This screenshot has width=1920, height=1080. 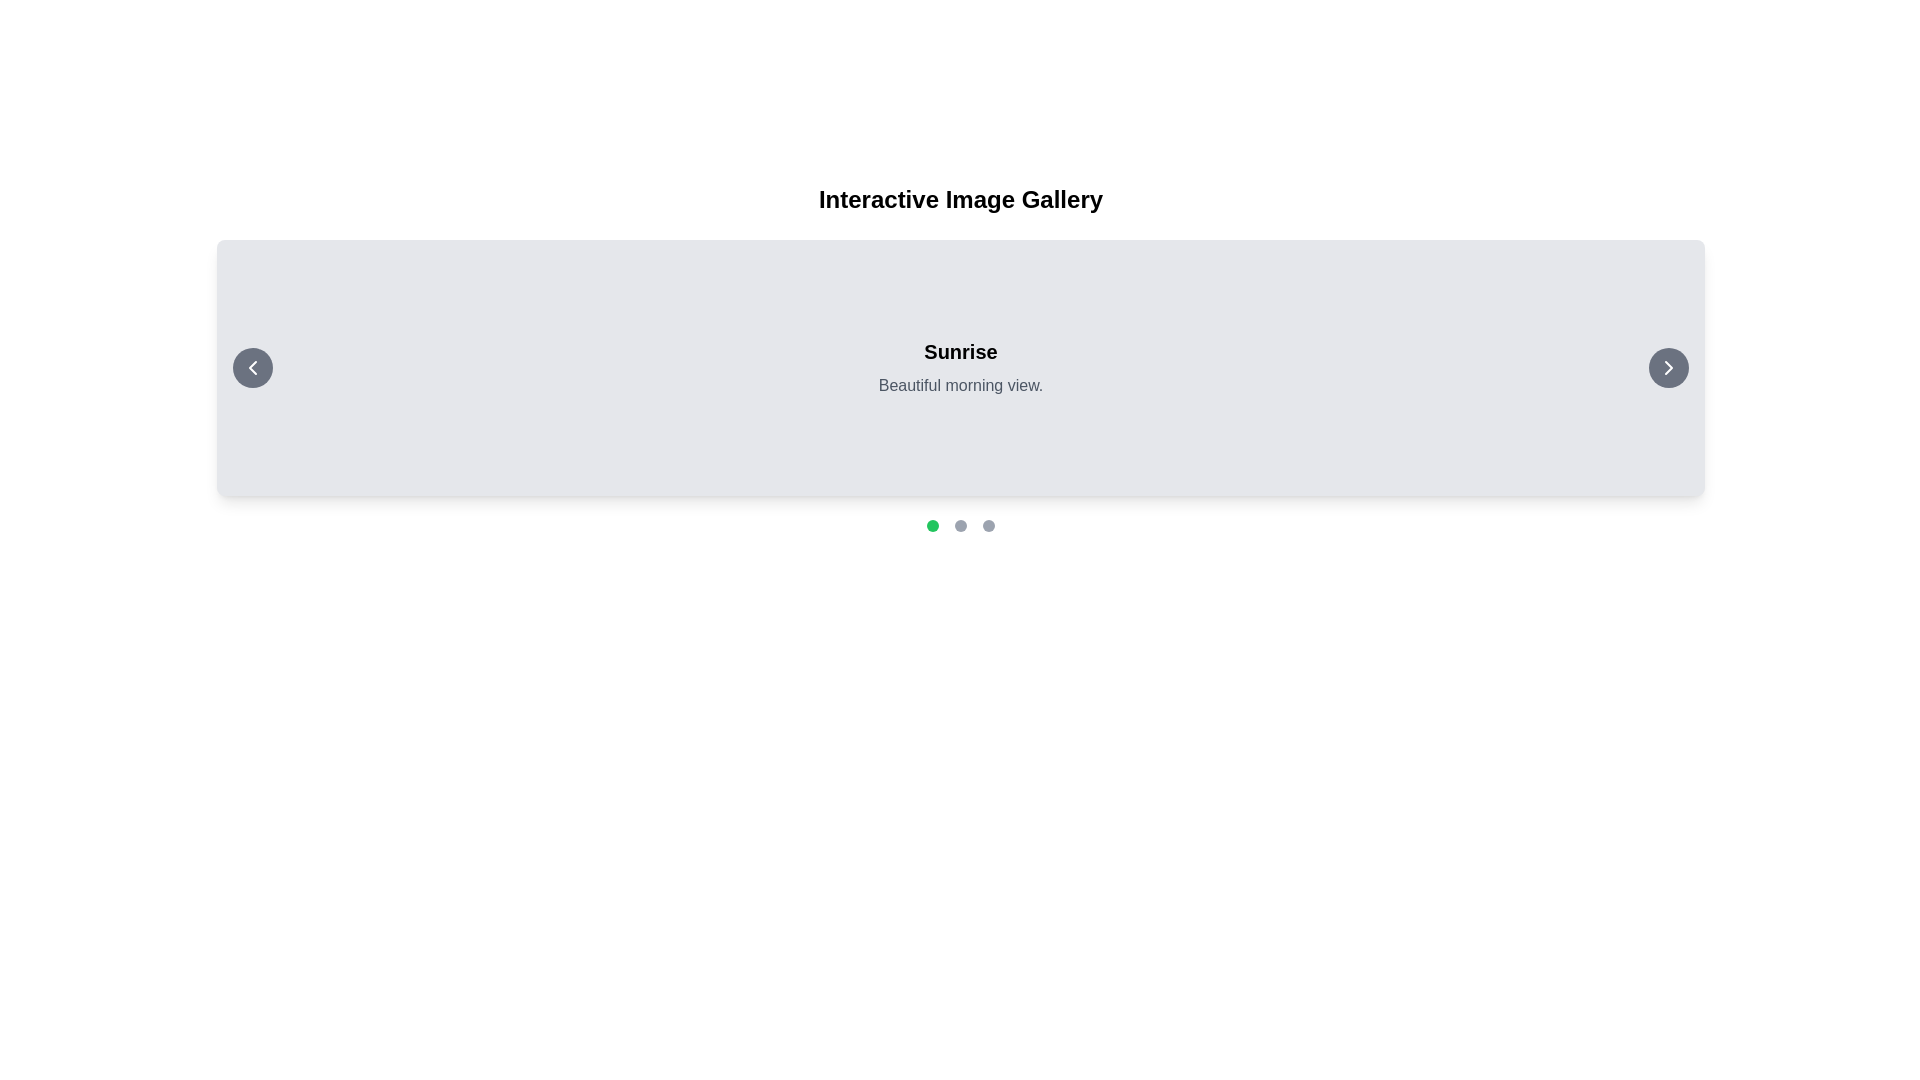 What do you see at coordinates (1669, 367) in the screenshot?
I see `the chevron arrow icon located within the circular button` at bounding box center [1669, 367].